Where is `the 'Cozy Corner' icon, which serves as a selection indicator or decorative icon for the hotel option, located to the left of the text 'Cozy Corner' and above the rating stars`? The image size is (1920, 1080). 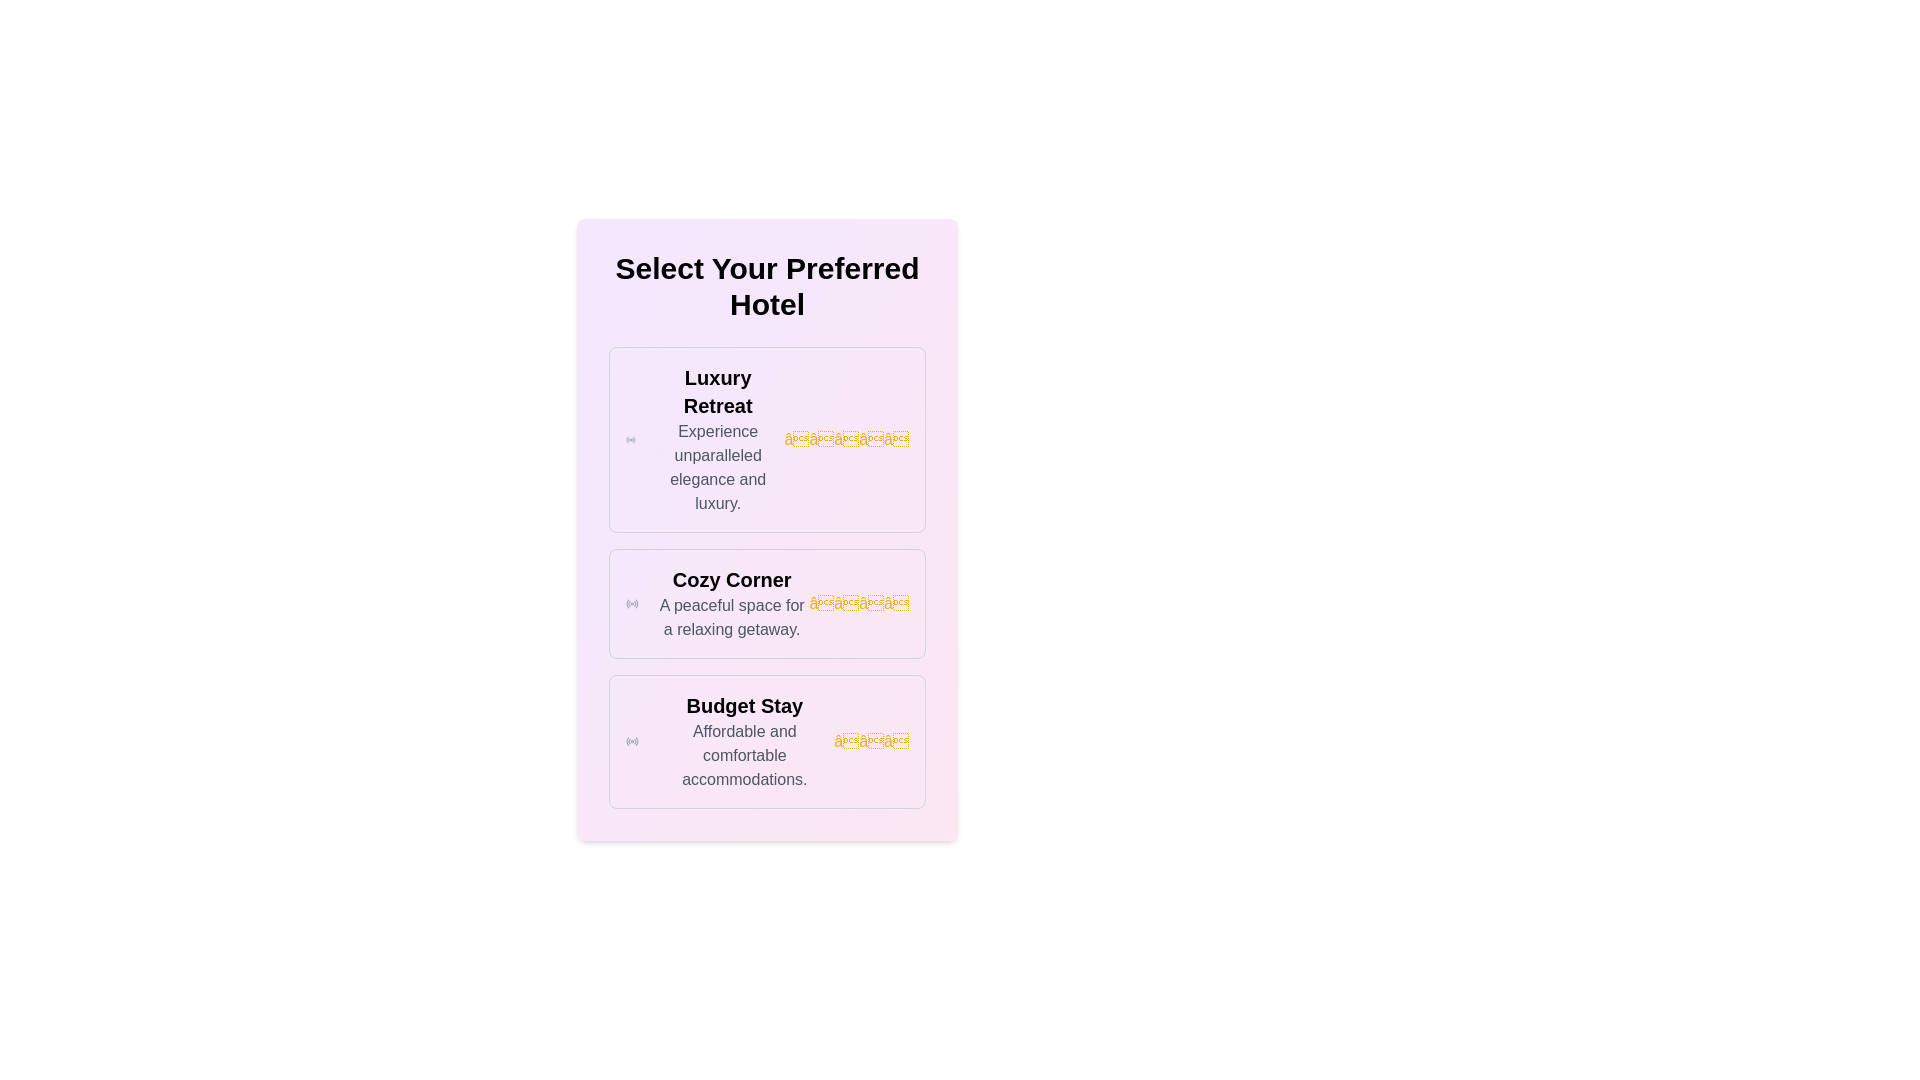
the 'Cozy Corner' icon, which serves as a selection indicator or decorative icon for the hotel option, located to the left of the text 'Cozy Corner' and above the rating stars is located at coordinates (631, 603).